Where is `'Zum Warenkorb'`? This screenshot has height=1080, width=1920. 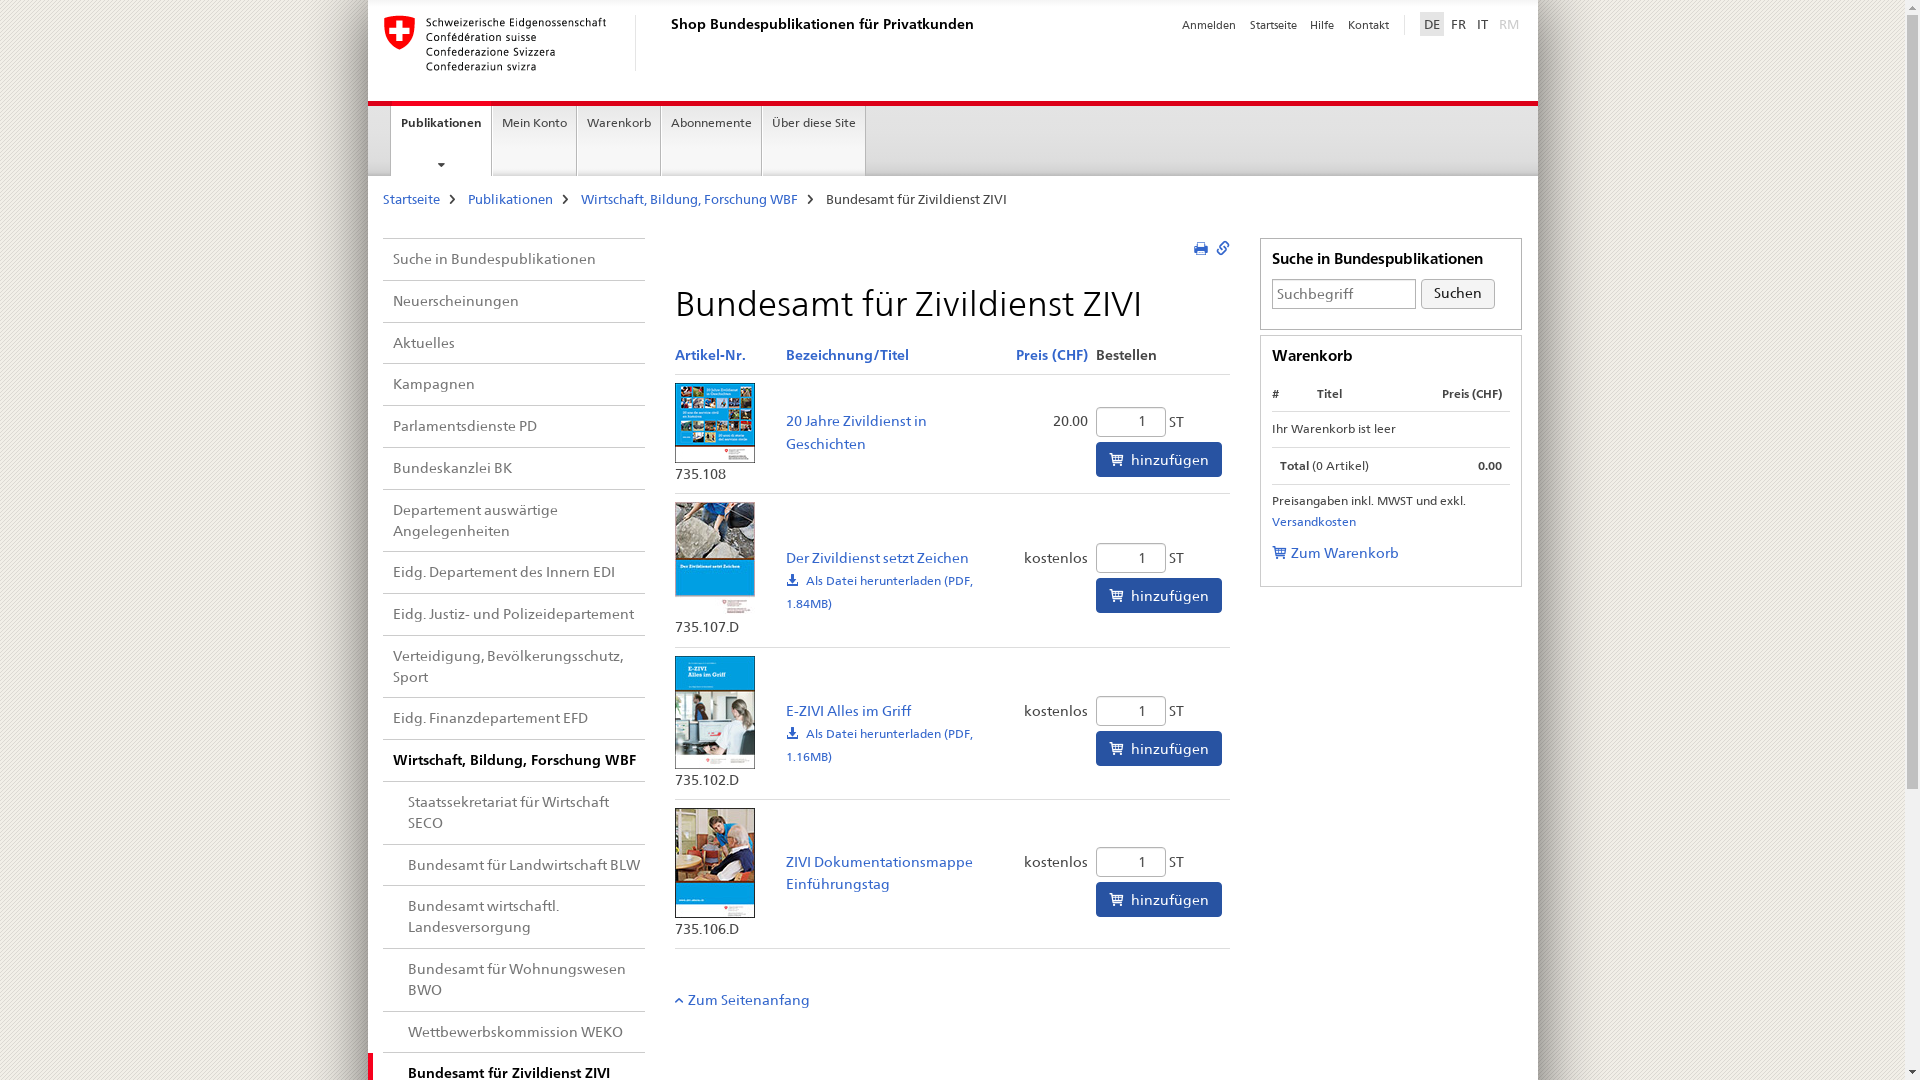
'Zum Warenkorb' is located at coordinates (1335, 552).